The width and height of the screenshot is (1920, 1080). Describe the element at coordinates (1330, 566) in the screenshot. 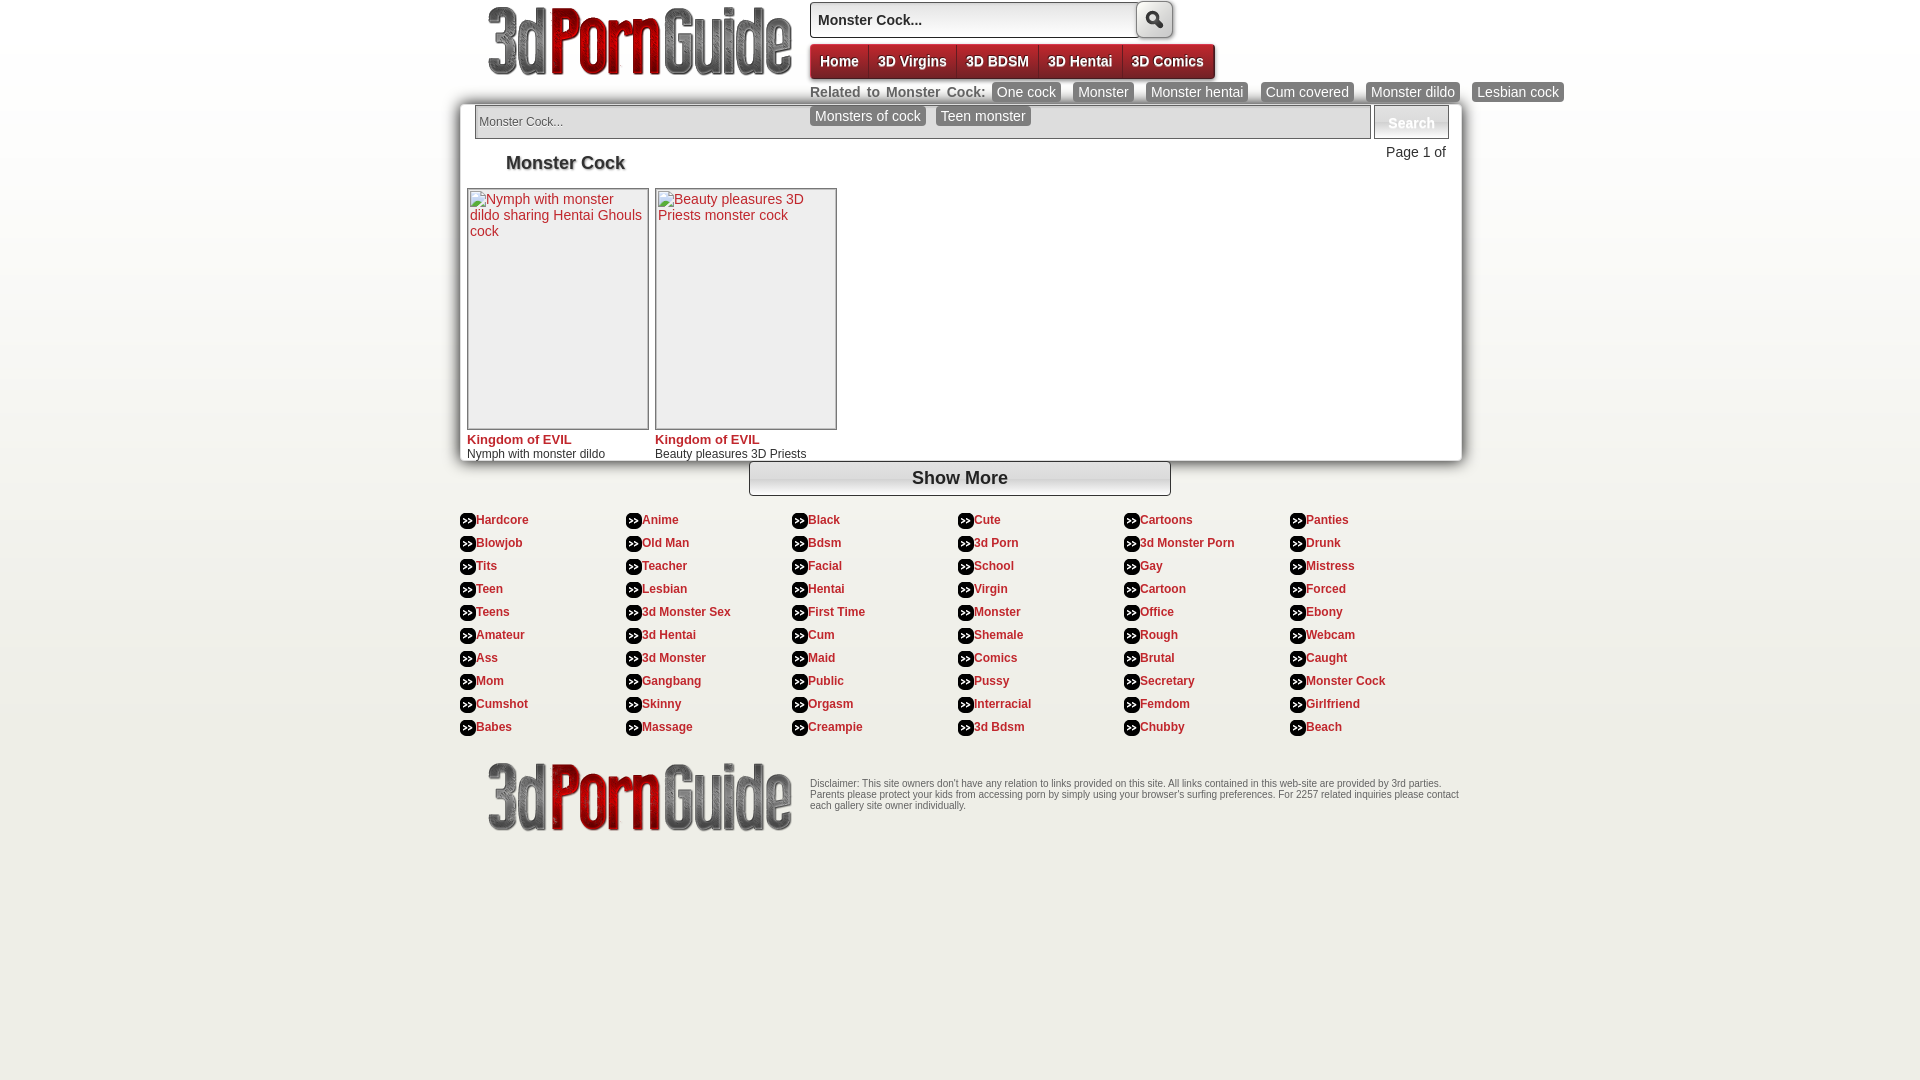

I see `'Mistress'` at that location.